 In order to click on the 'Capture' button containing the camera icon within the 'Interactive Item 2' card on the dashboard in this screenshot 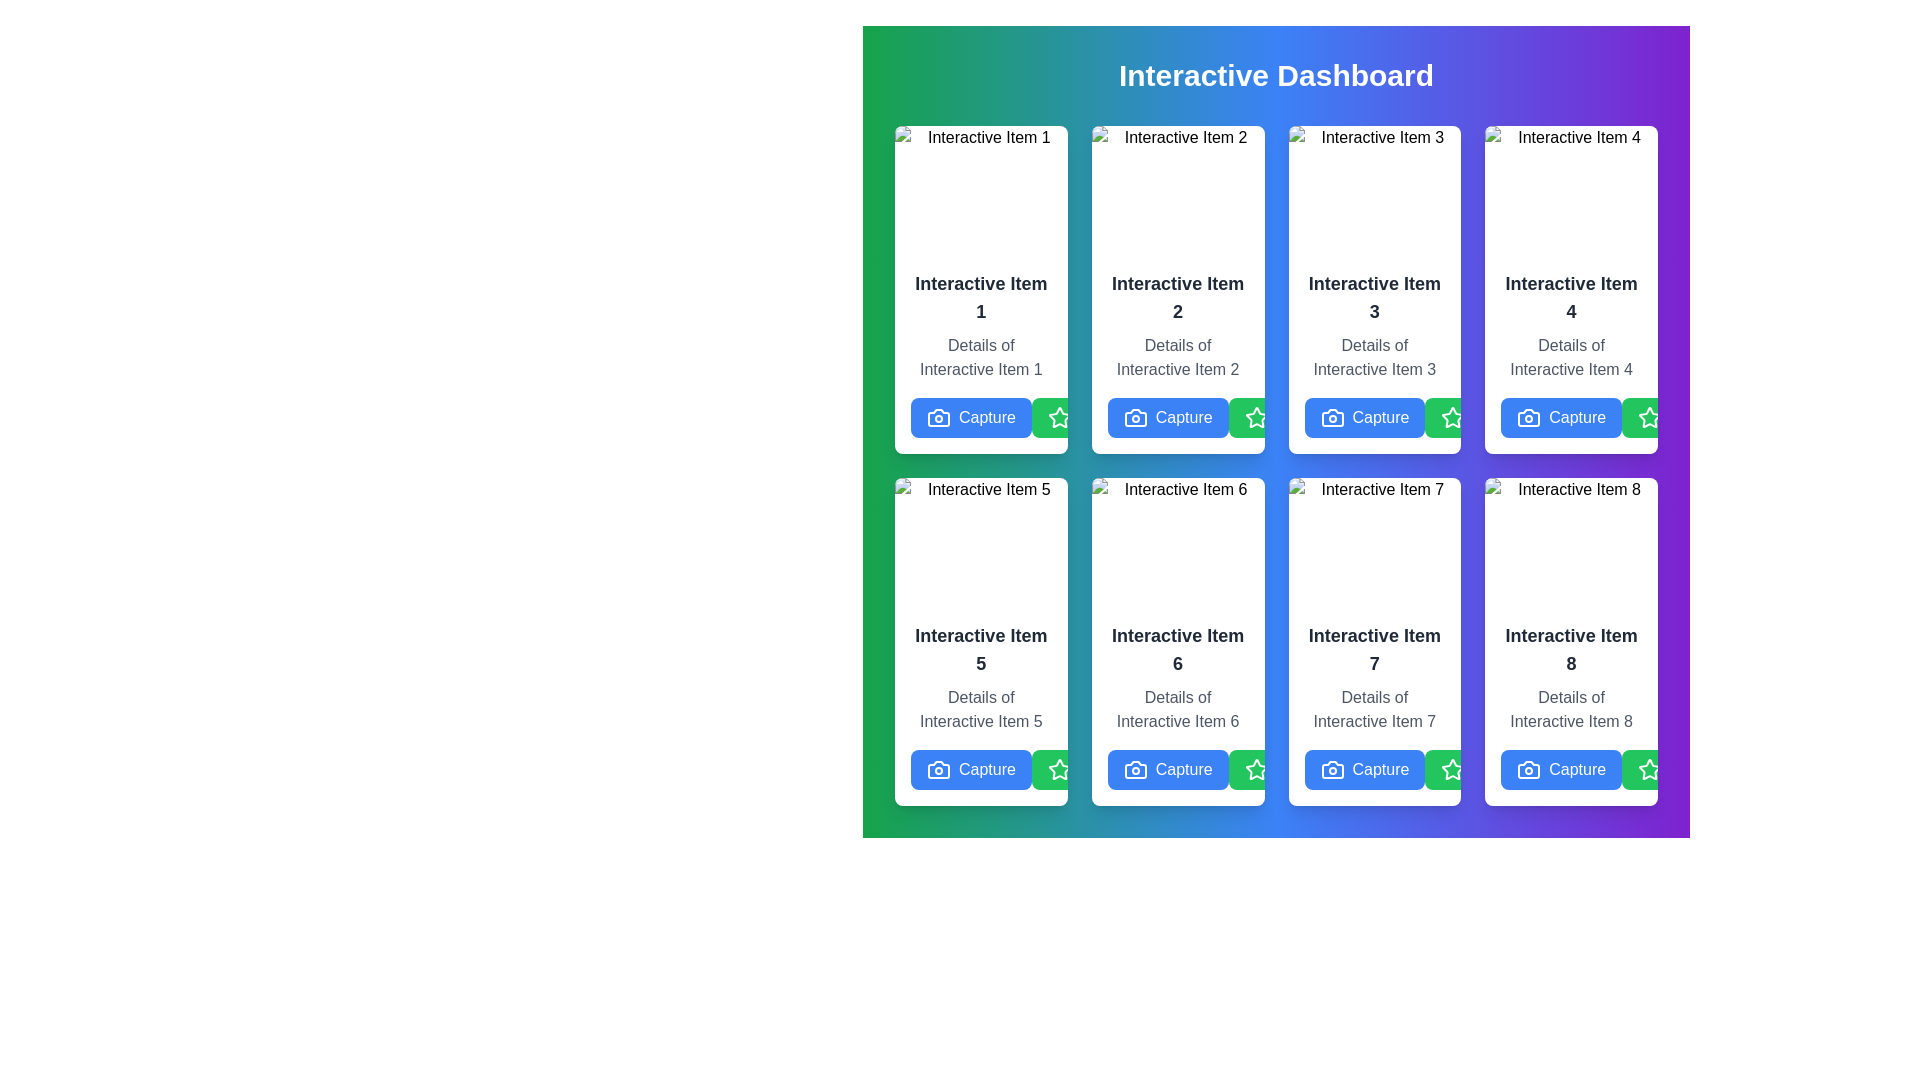, I will do `click(1135, 416)`.